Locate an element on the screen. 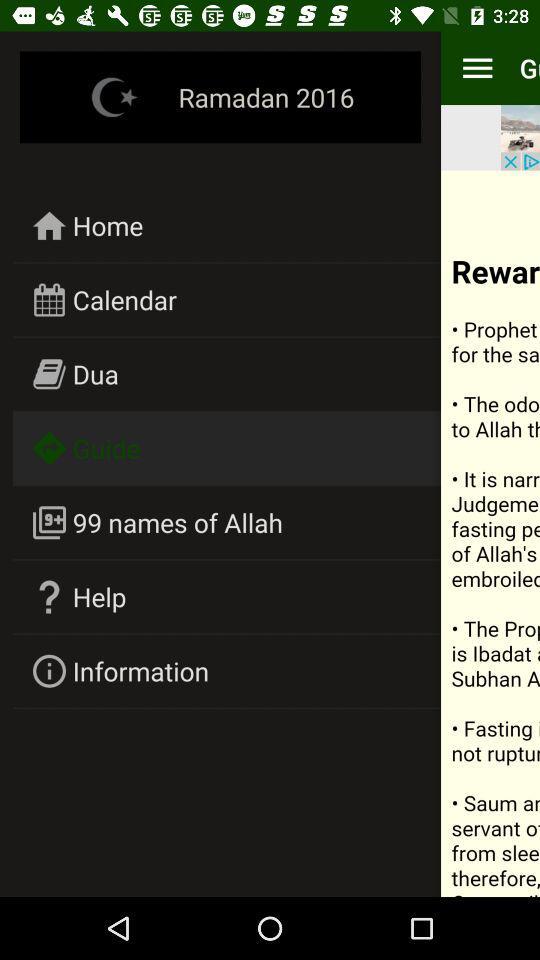 This screenshot has height=960, width=540. item next to 99 names of is located at coordinates (489, 532).